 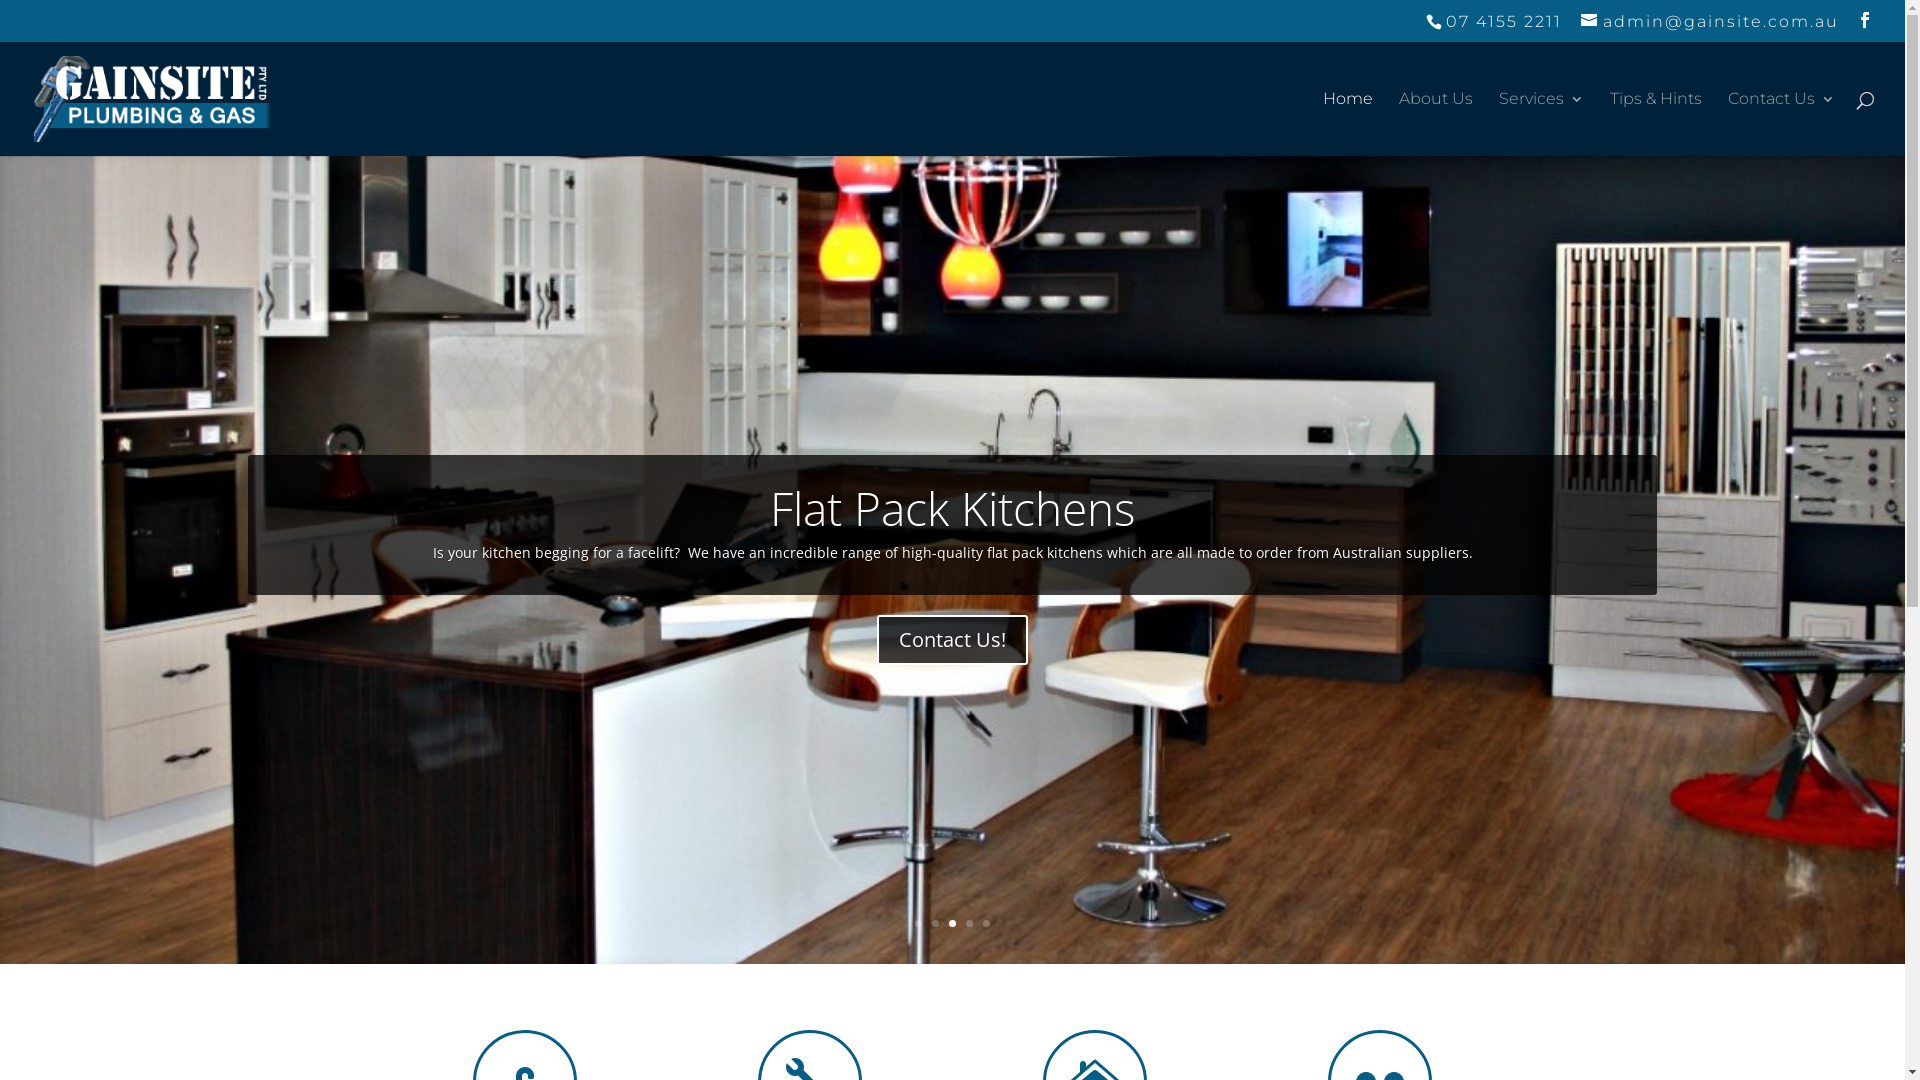 I want to click on 'Home', so click(x=1348, y=123).